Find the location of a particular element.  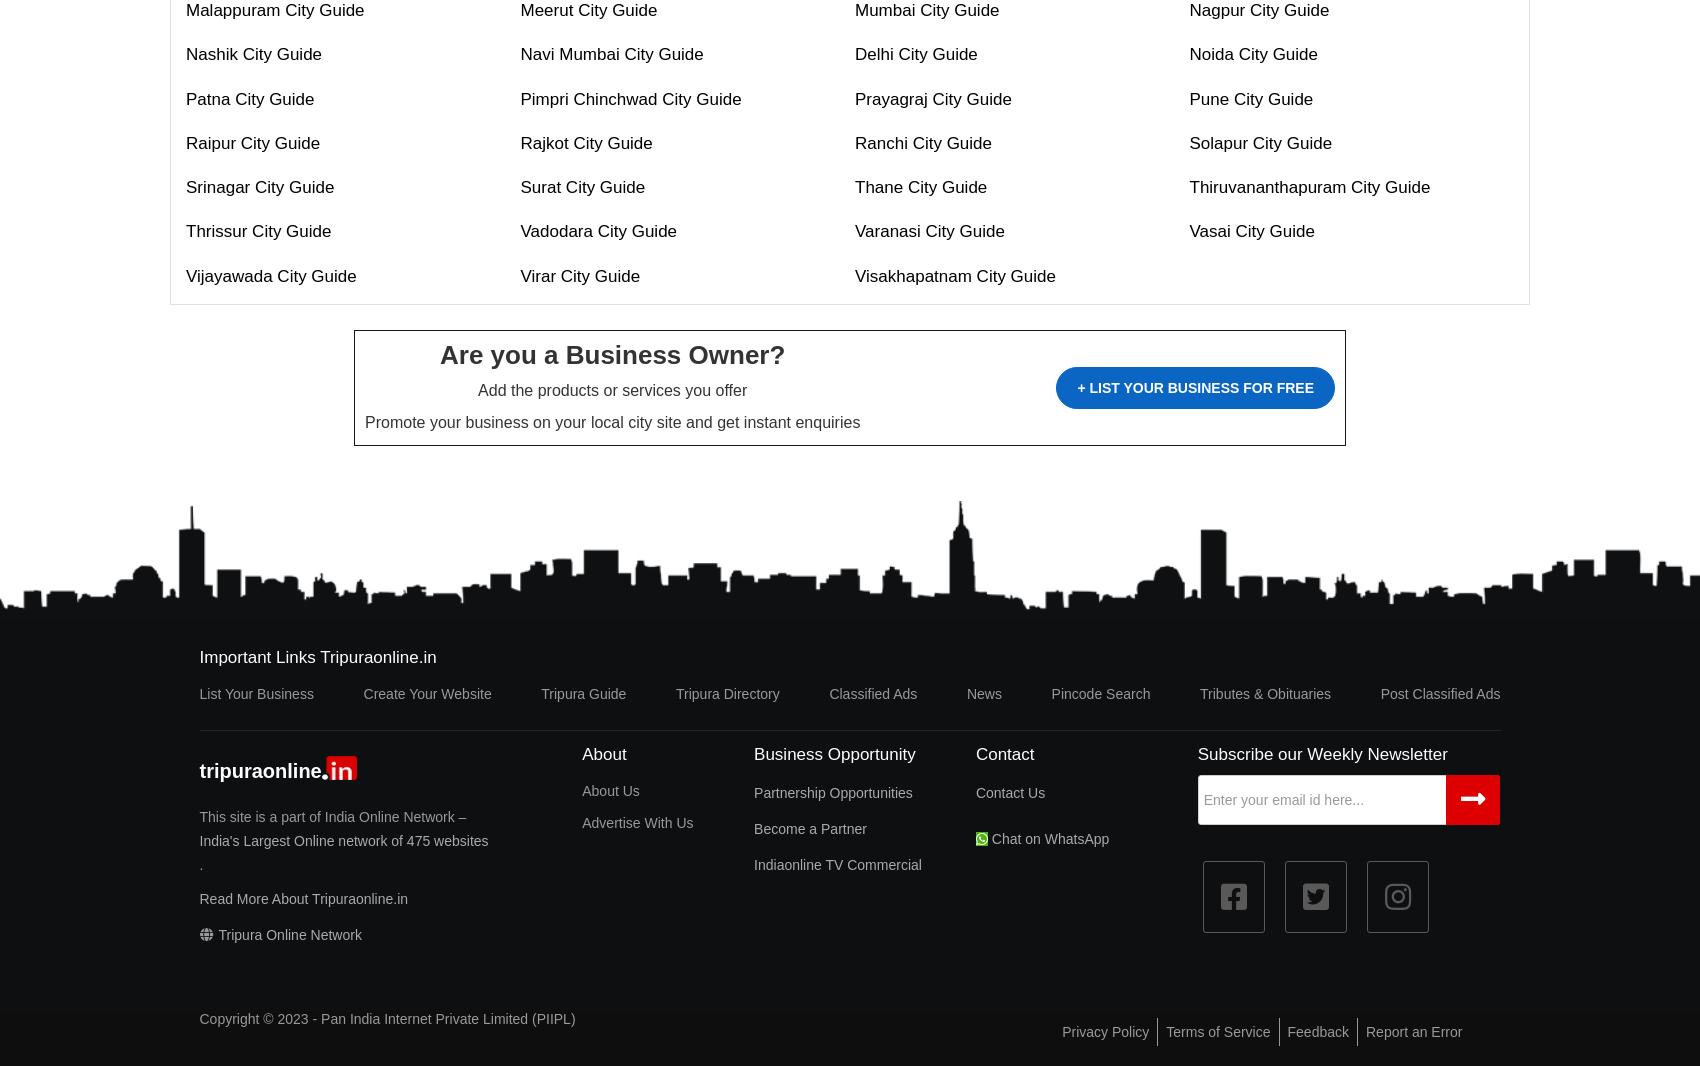

'Pimpri Chinchwad City Guide' is located at coordinates (629, 97).